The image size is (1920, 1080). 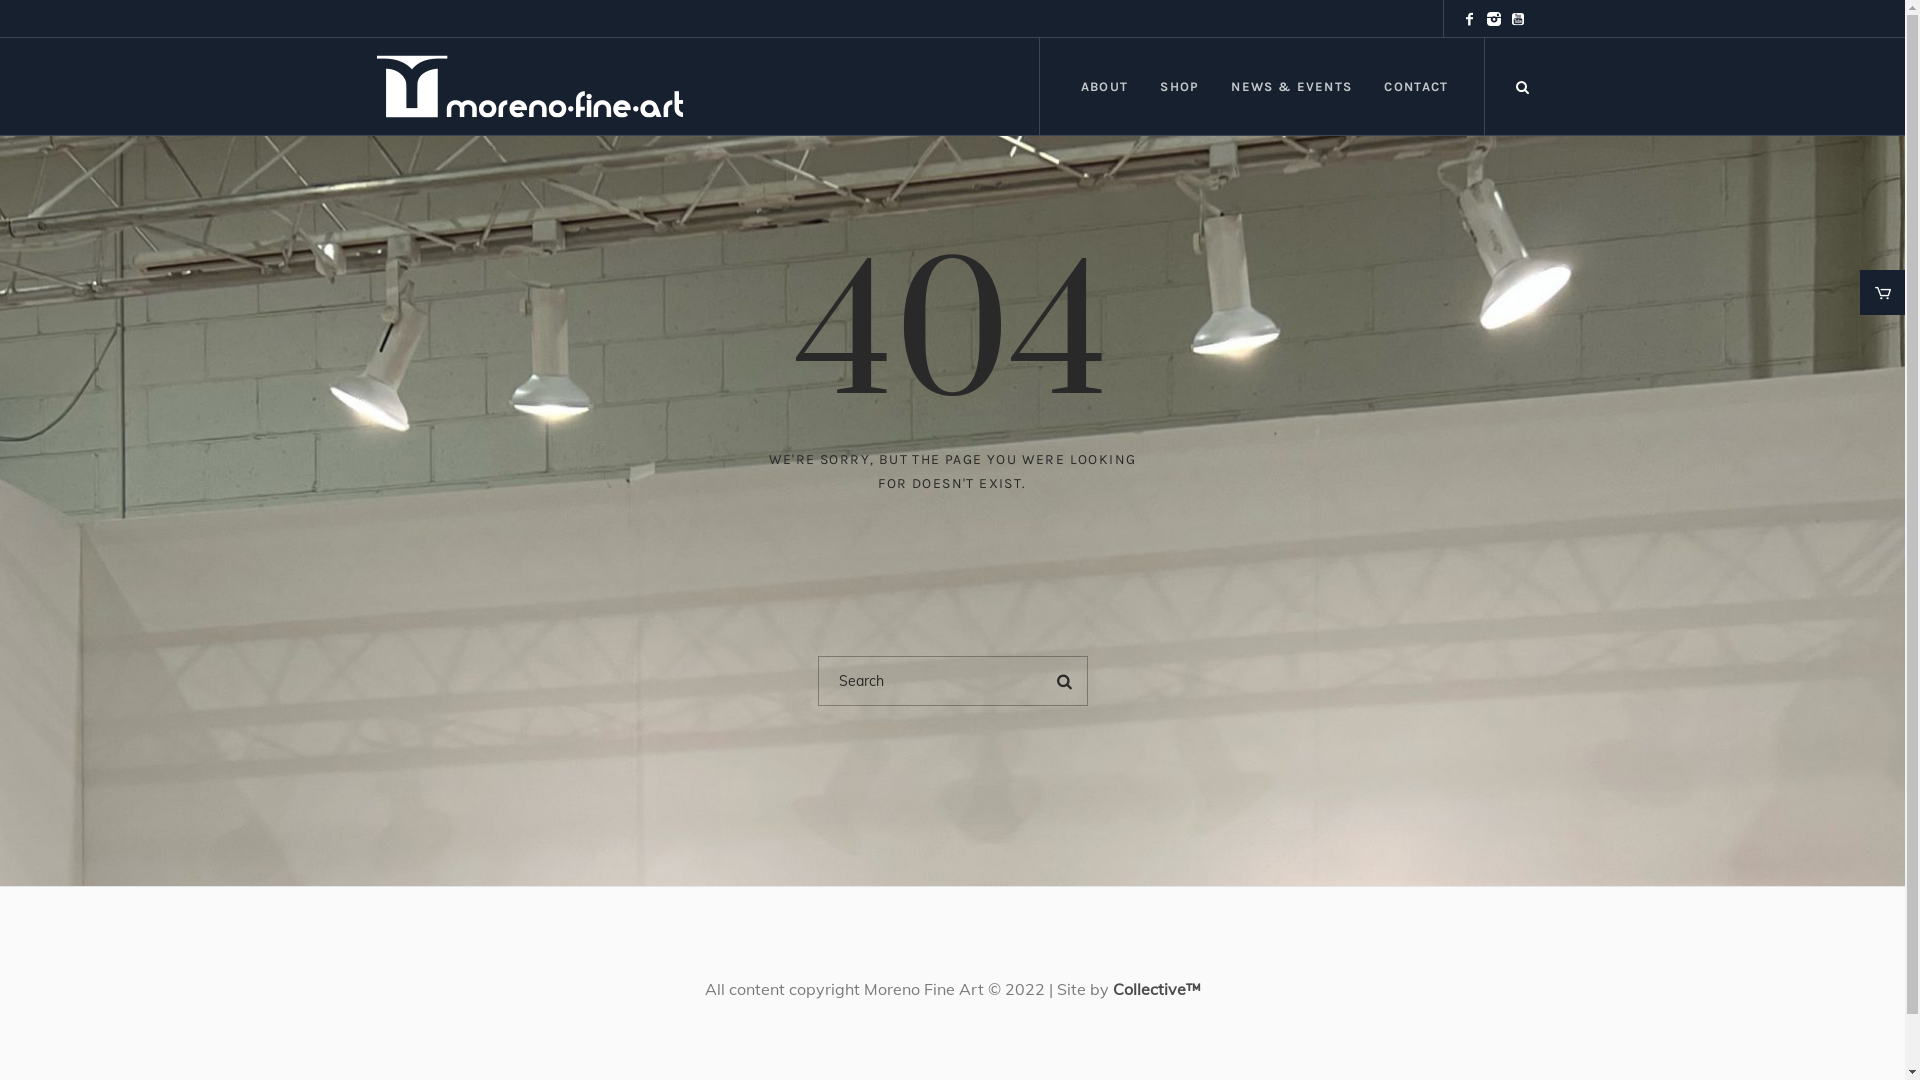 What do you see at coordinates (1516, 19) in the screenshot?
I see `'YouTube'` at bounding box center [1516, 19].